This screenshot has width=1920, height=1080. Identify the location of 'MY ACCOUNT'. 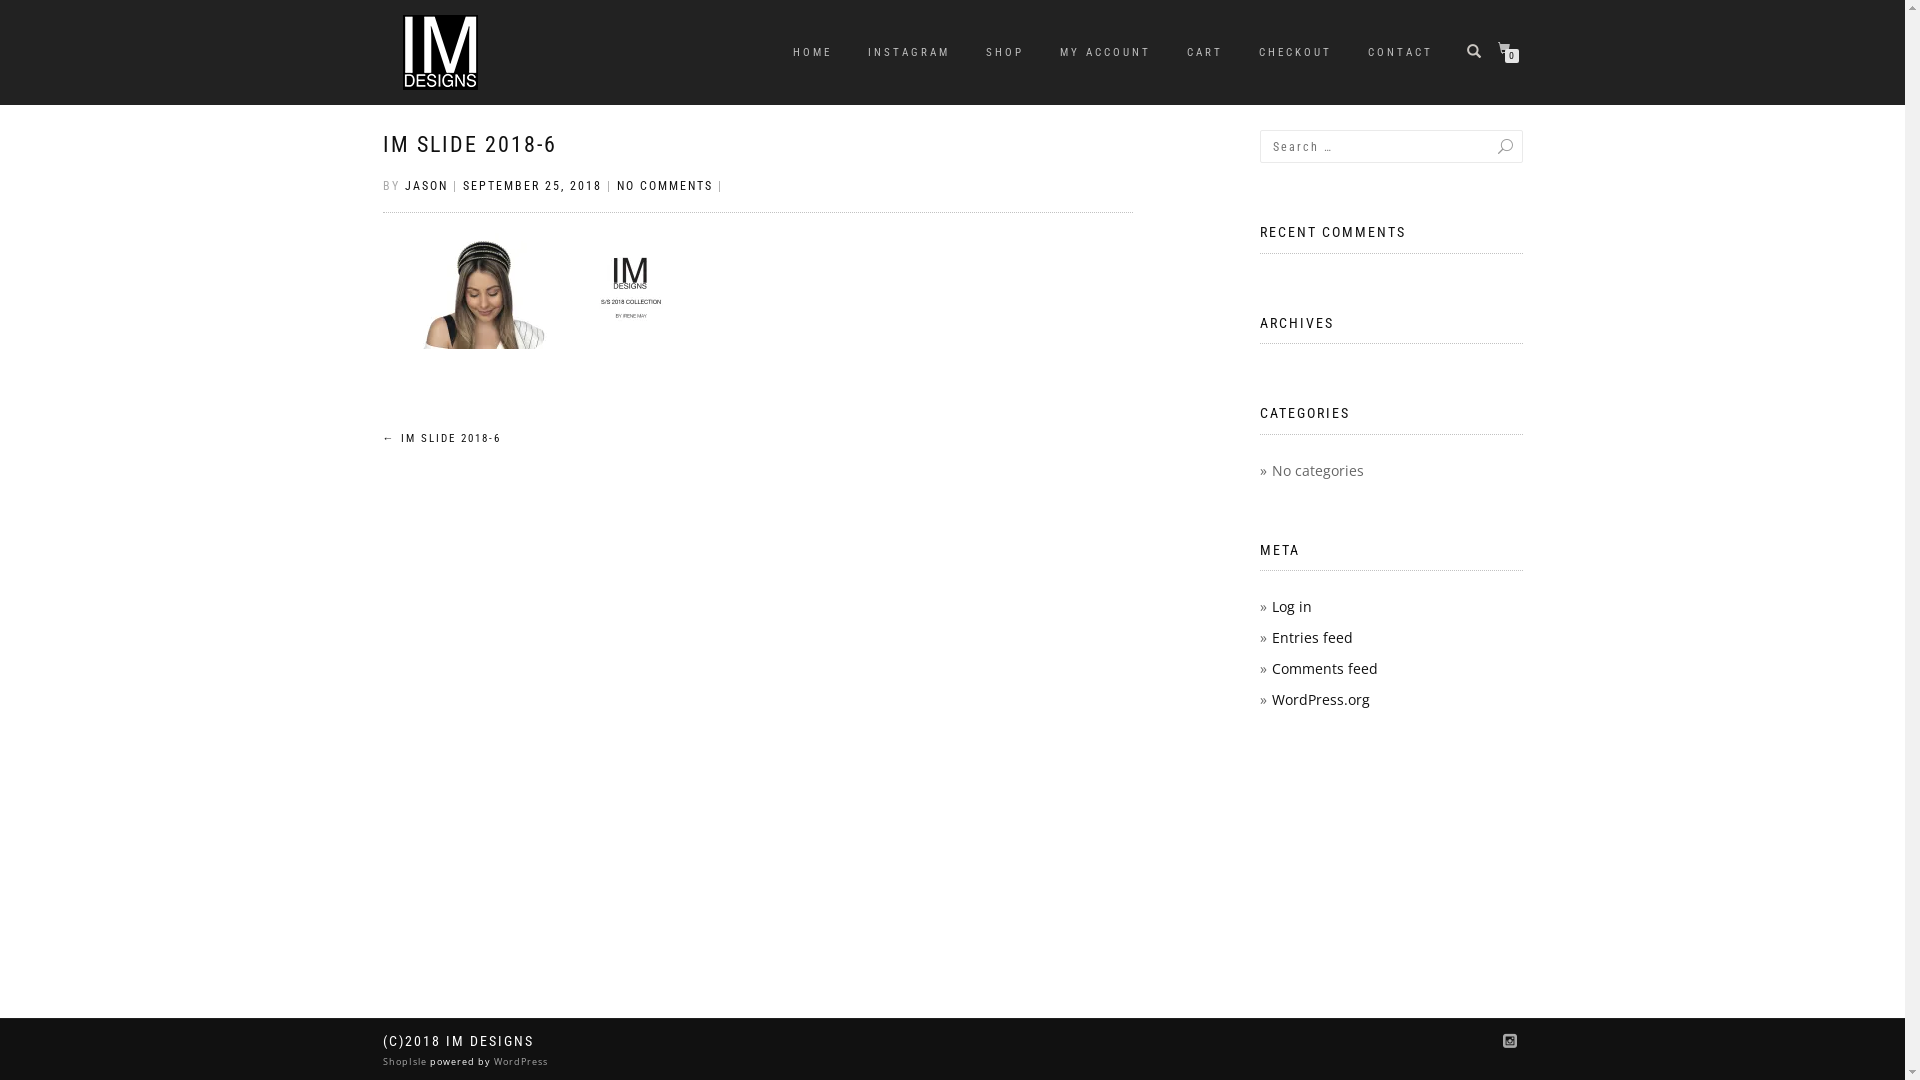
(1103, 52).